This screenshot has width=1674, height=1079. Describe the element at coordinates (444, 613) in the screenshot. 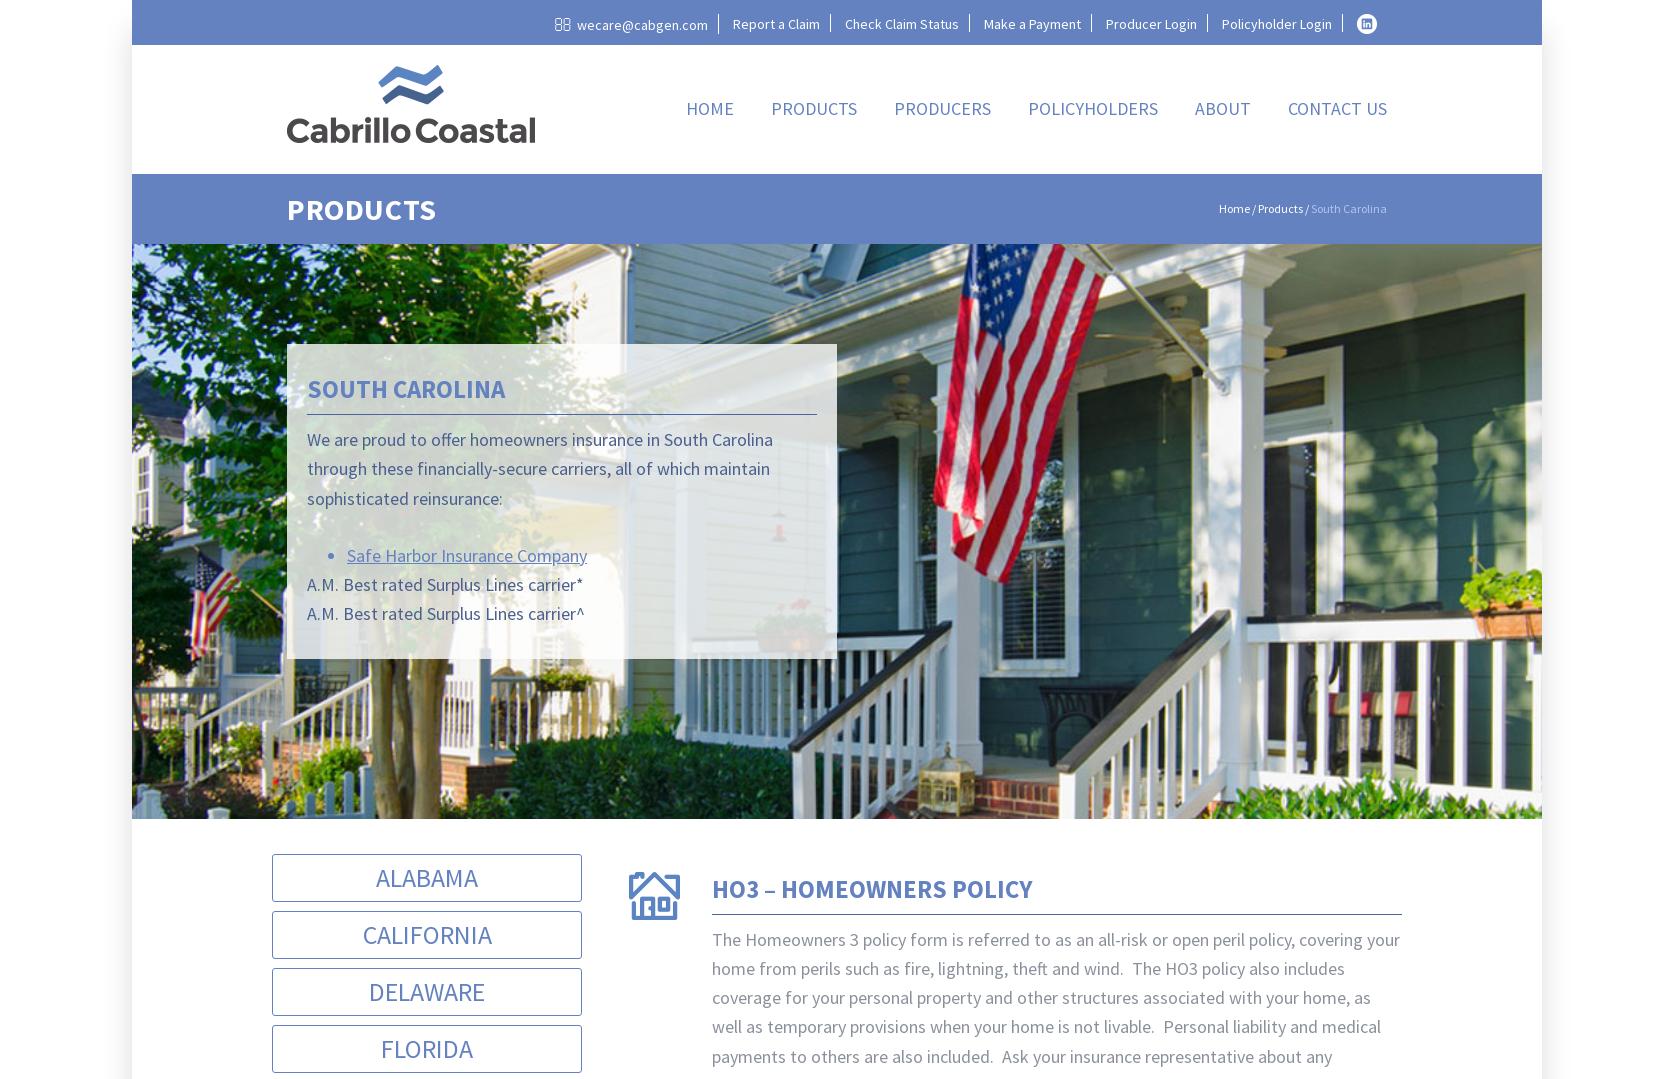

I see `'A.M. Best rated Surplus Lines carrier^'` at that location.